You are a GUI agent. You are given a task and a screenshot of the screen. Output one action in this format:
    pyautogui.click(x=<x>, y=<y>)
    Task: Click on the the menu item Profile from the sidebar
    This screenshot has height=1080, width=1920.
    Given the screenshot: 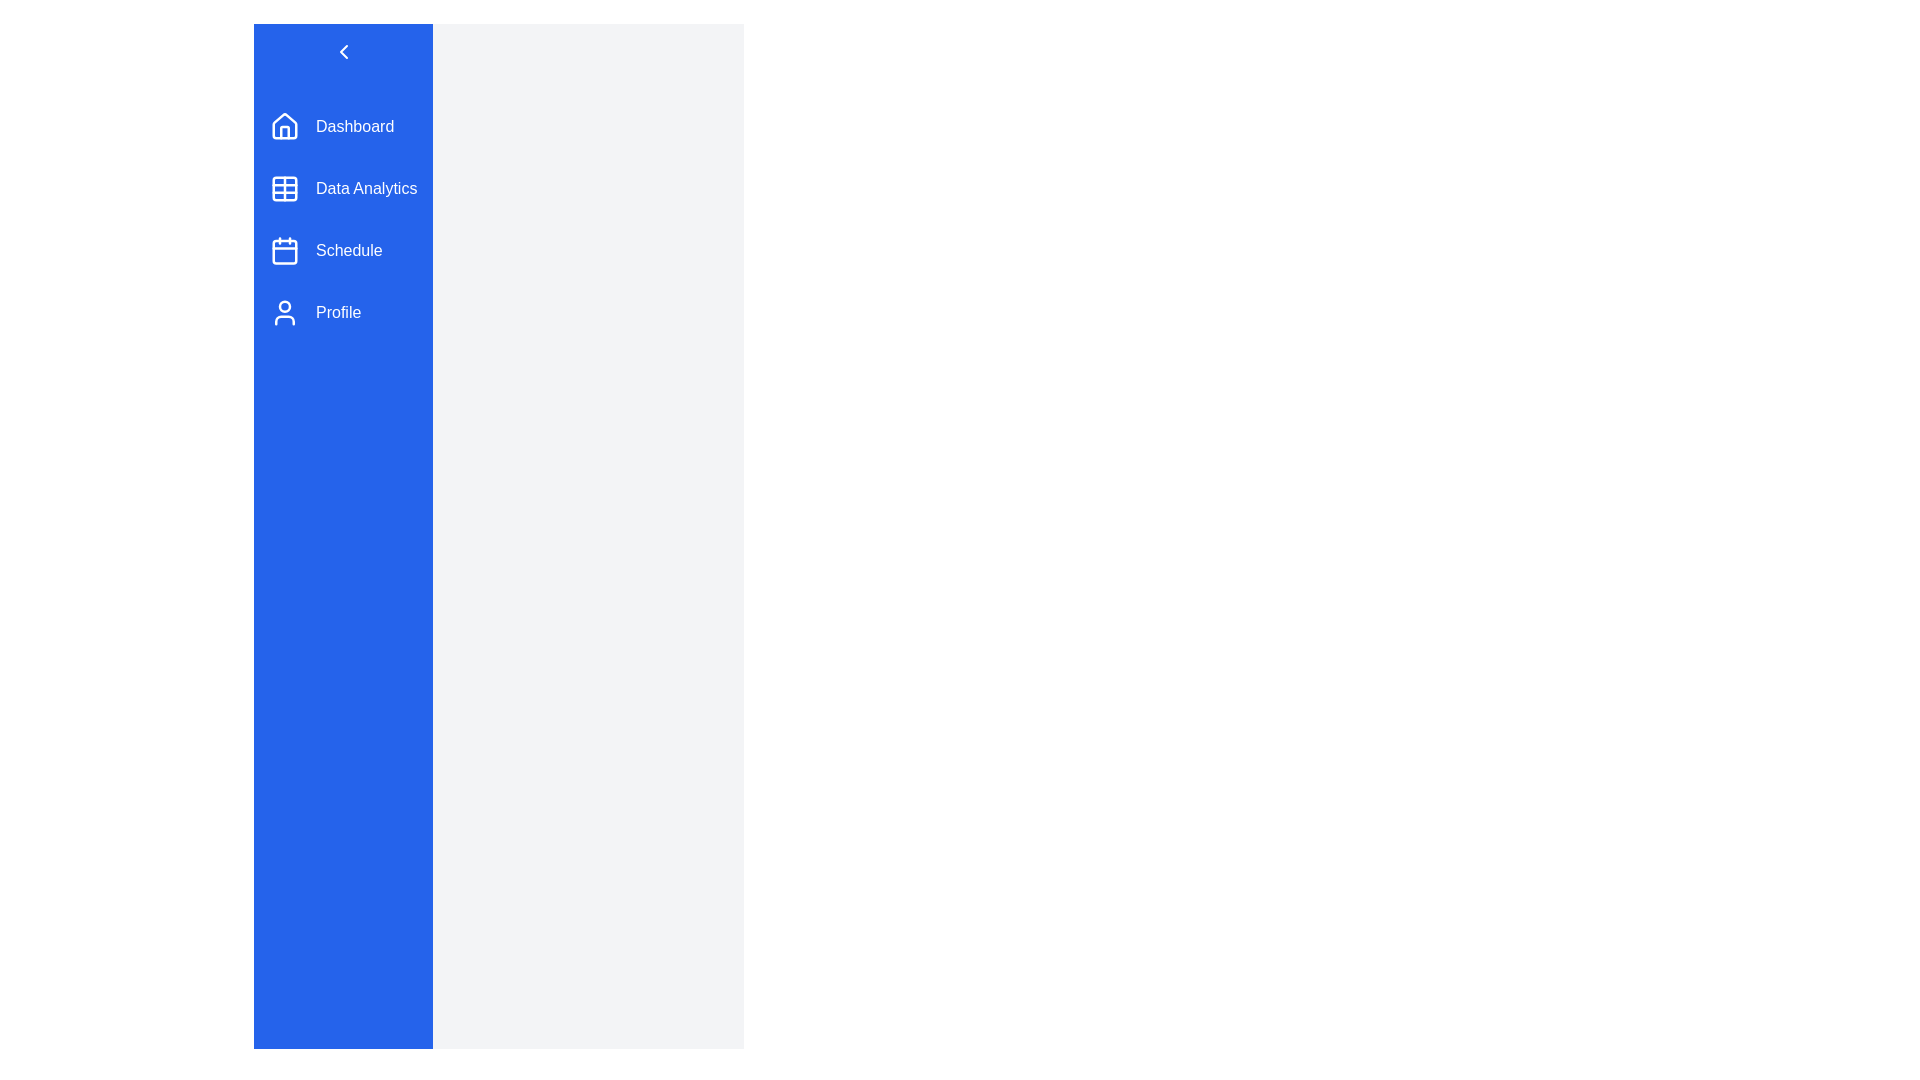 What is the action you would take?
    pyautogui.click(x=343, y=312)
    